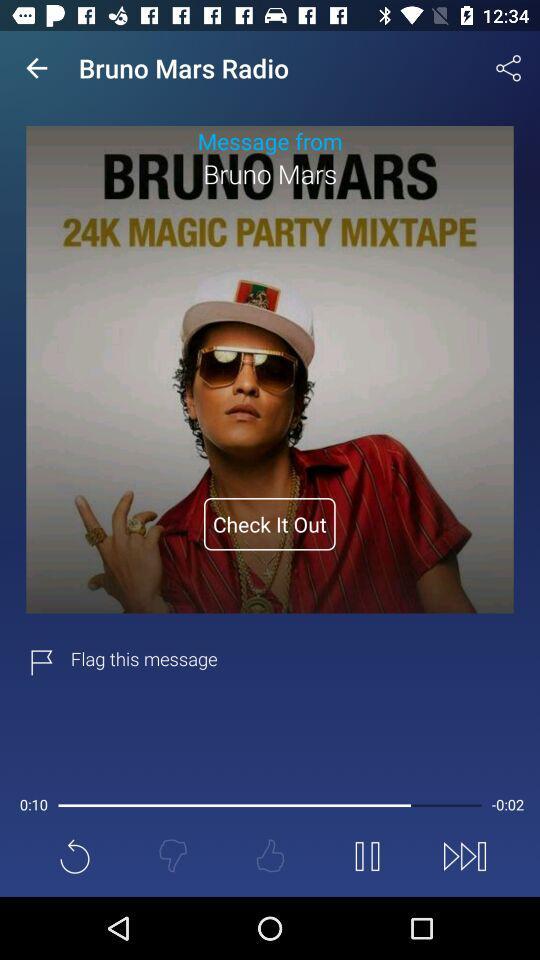 The height and width of the screenshot is (960, 540). I want to click on the skip_next icon, so click(464, 855).